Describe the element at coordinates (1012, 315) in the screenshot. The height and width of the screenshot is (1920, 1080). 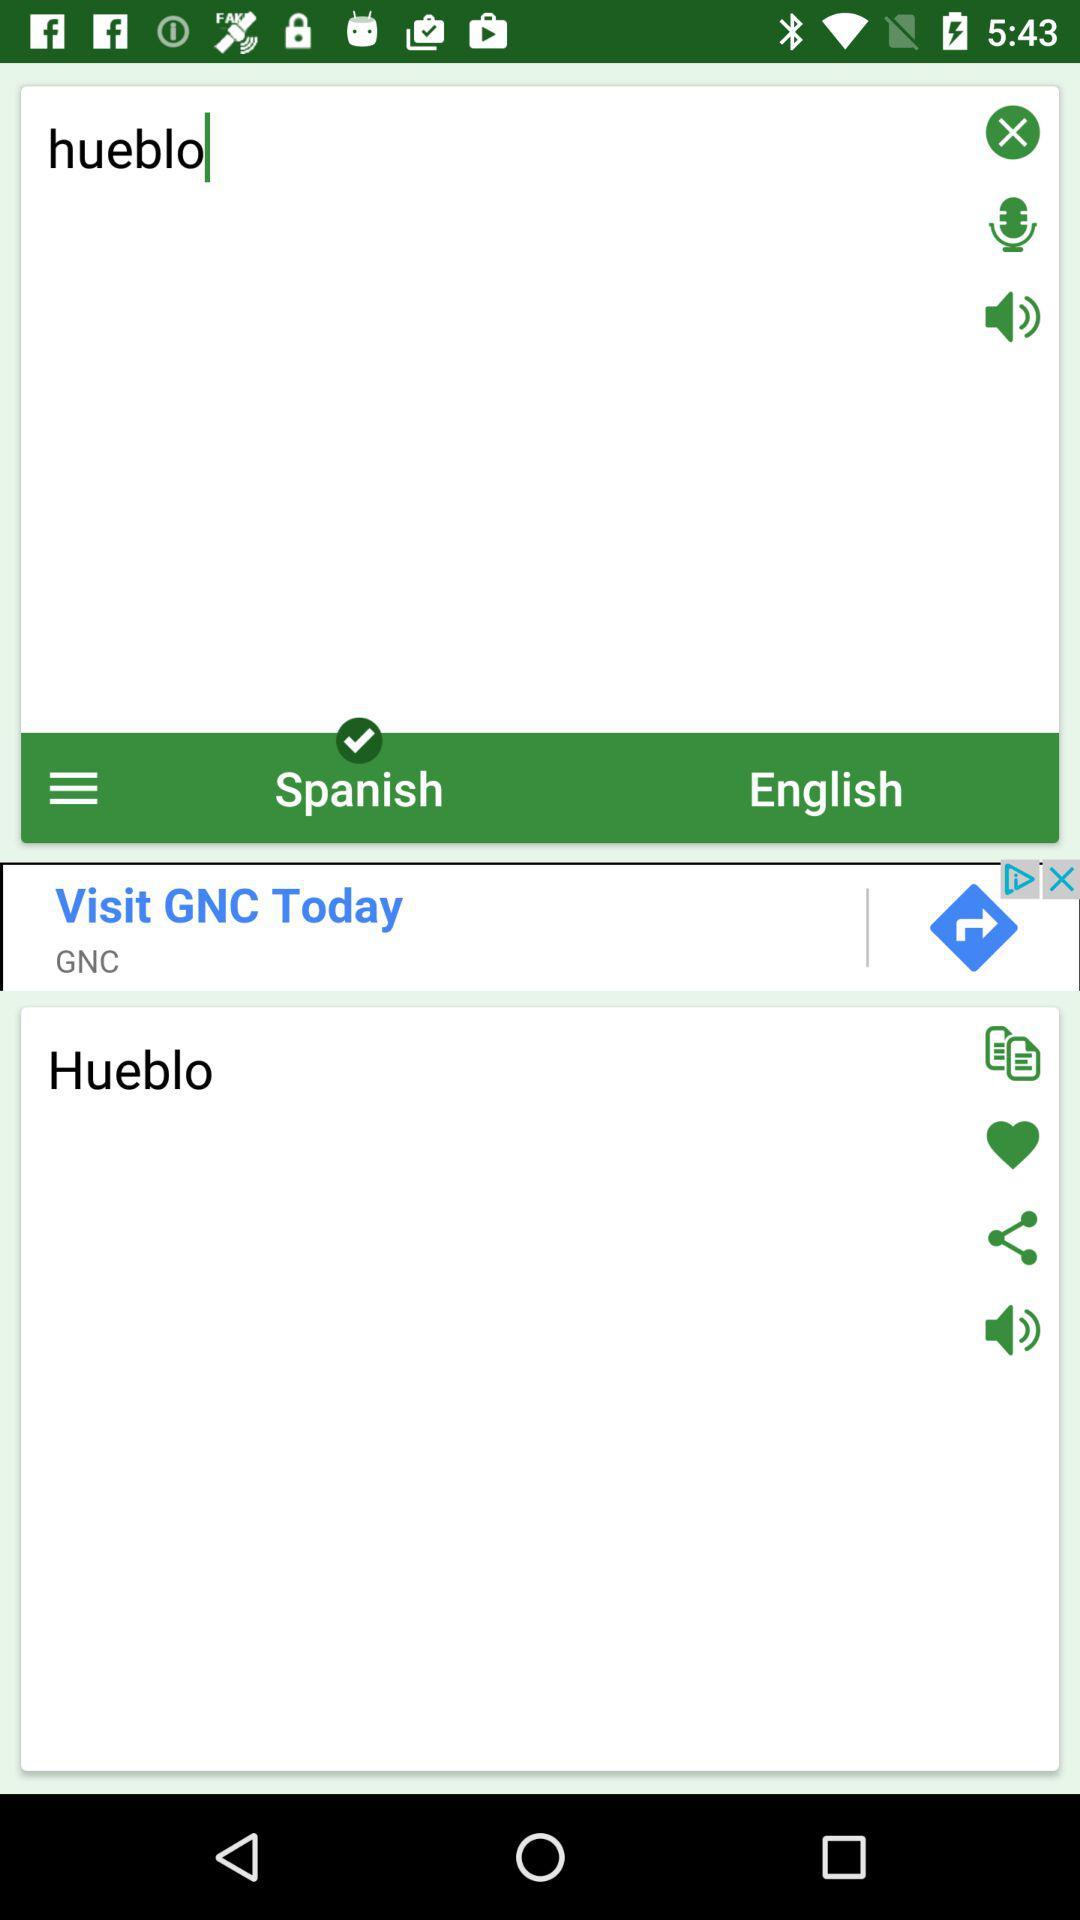
I see `turn up the volume` at that location.